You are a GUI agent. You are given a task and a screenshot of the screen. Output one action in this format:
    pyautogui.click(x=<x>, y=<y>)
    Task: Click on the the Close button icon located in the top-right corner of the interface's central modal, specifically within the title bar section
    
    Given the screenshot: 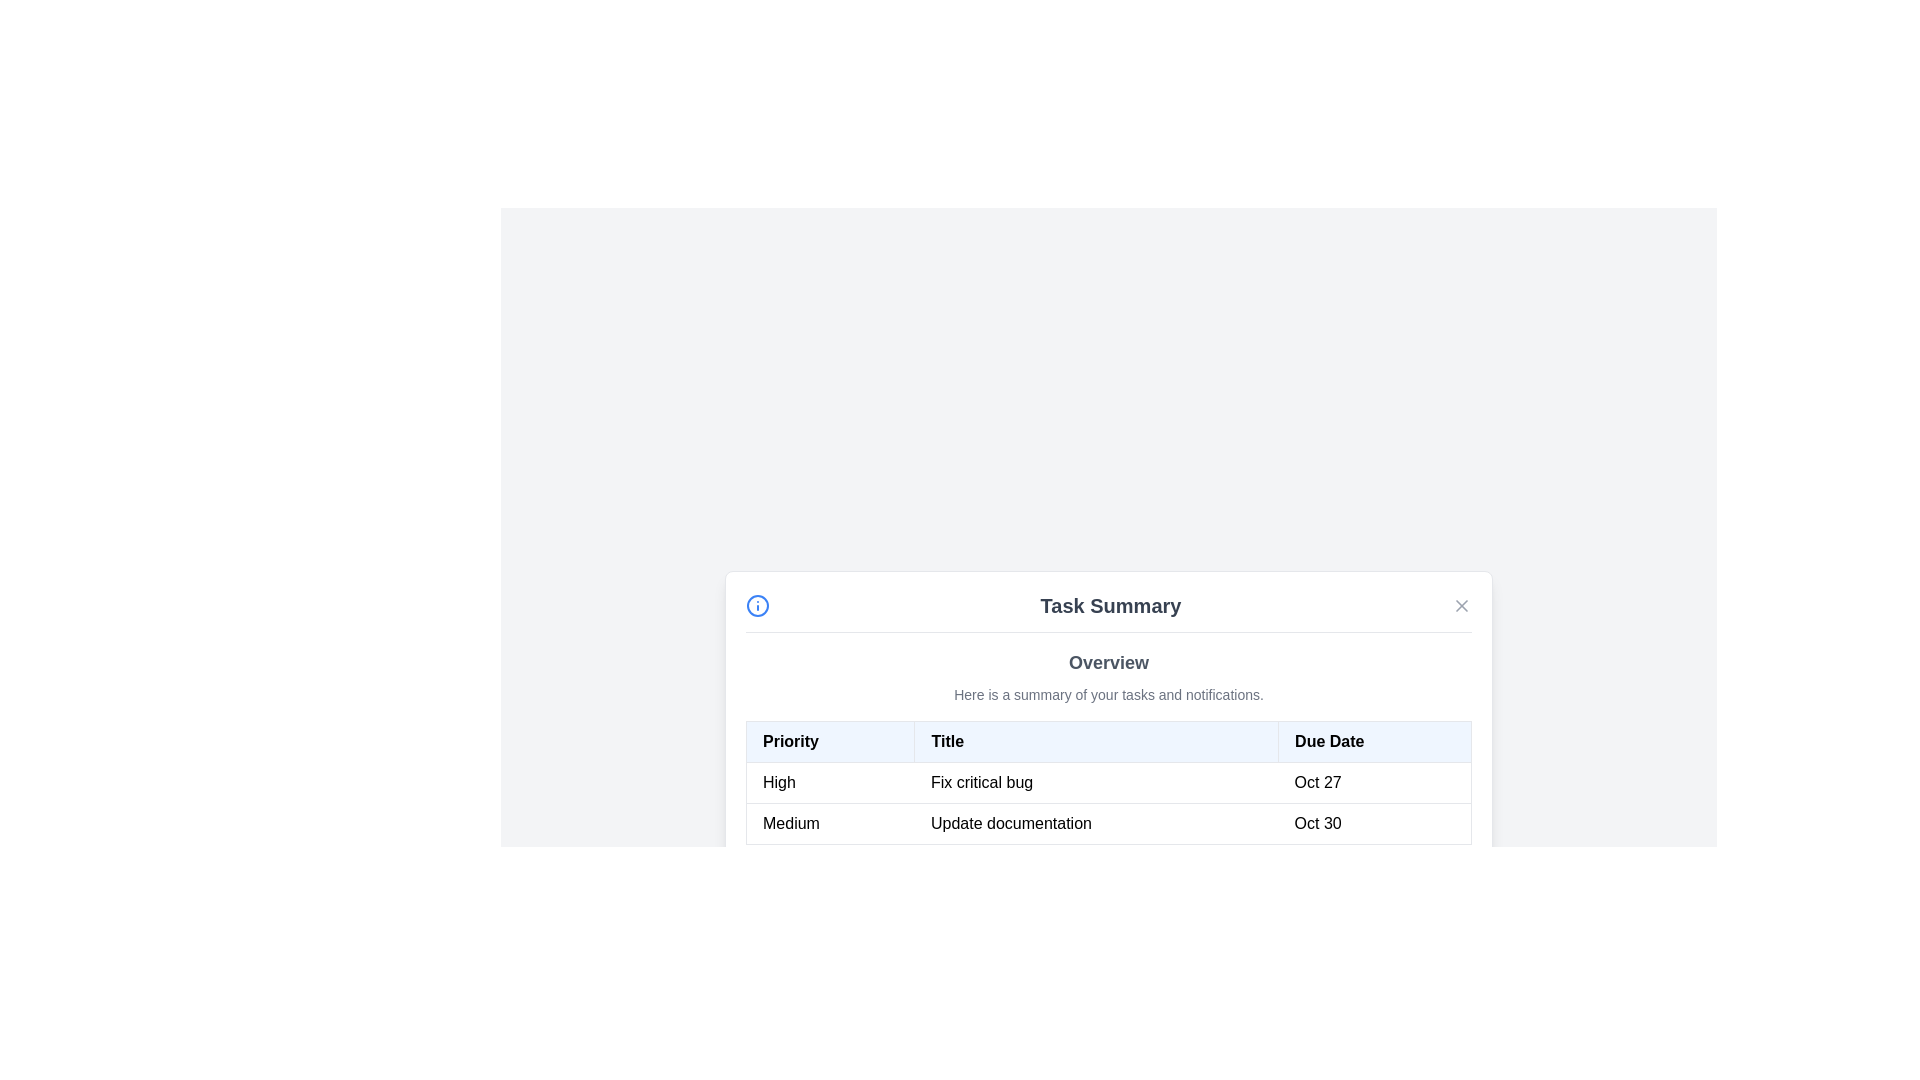 What is the action you would take?
    pyautogui.click(x=1462, y=604)
    